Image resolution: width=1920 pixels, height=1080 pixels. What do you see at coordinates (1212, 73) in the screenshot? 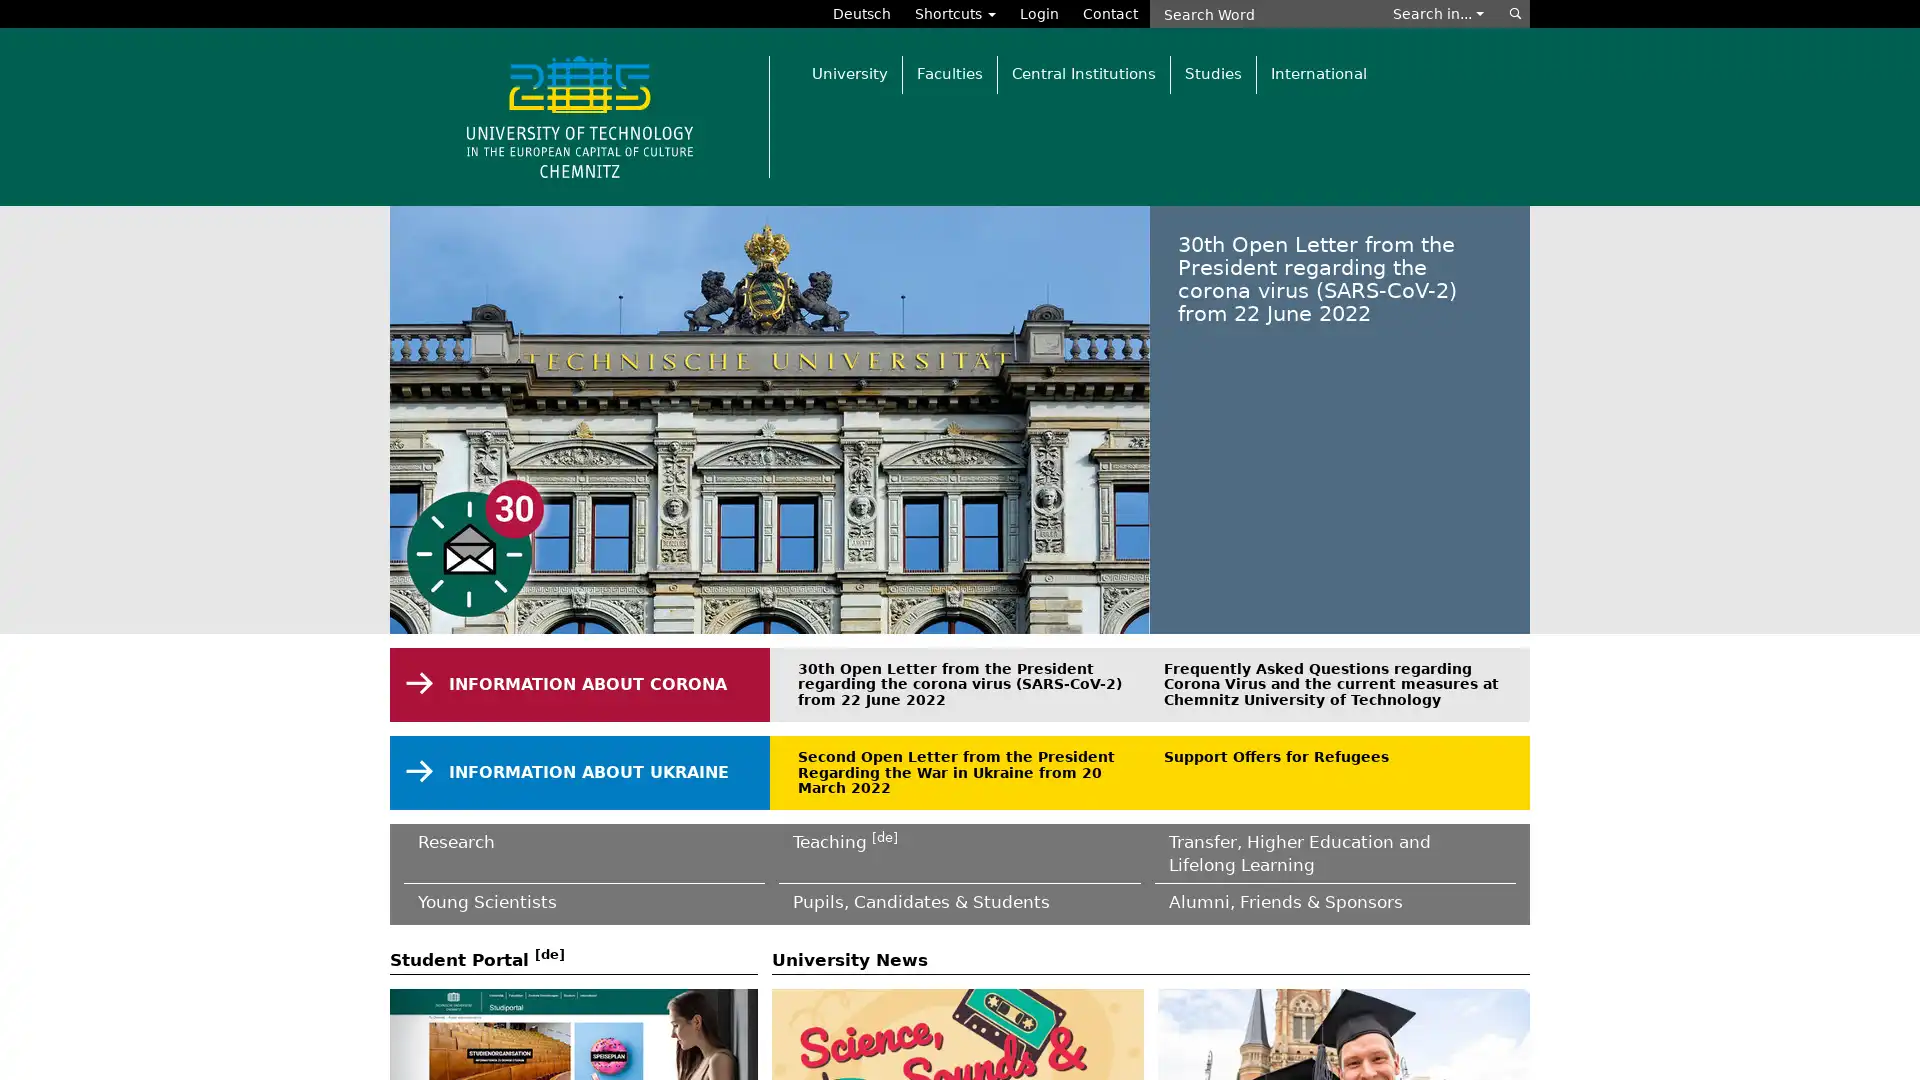
I see `Studies` at bounding box center [1212, 73].